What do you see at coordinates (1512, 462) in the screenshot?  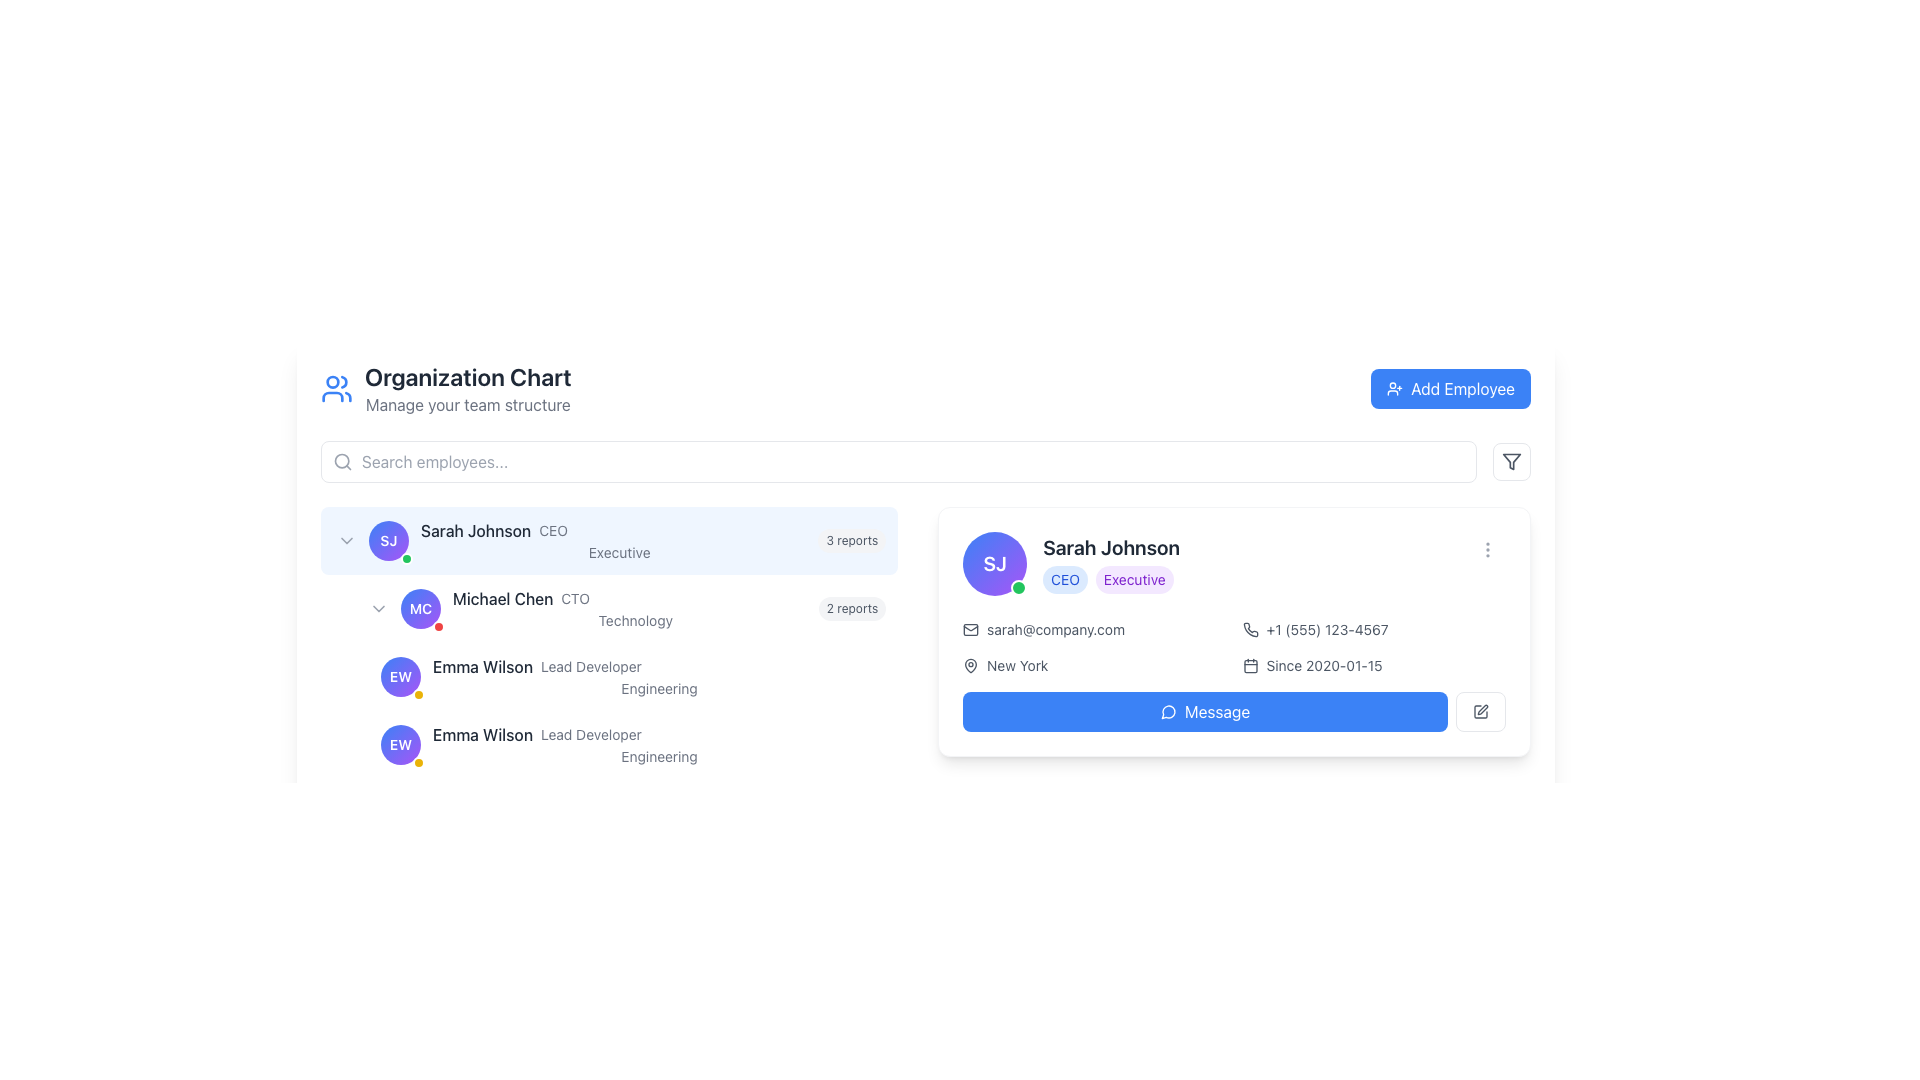 I see `the filter icon located in the header section towards the upper-right corner, adjacent to the blue 'Add Employee' button and left of the email icon` at bounding box center [1512, 462].